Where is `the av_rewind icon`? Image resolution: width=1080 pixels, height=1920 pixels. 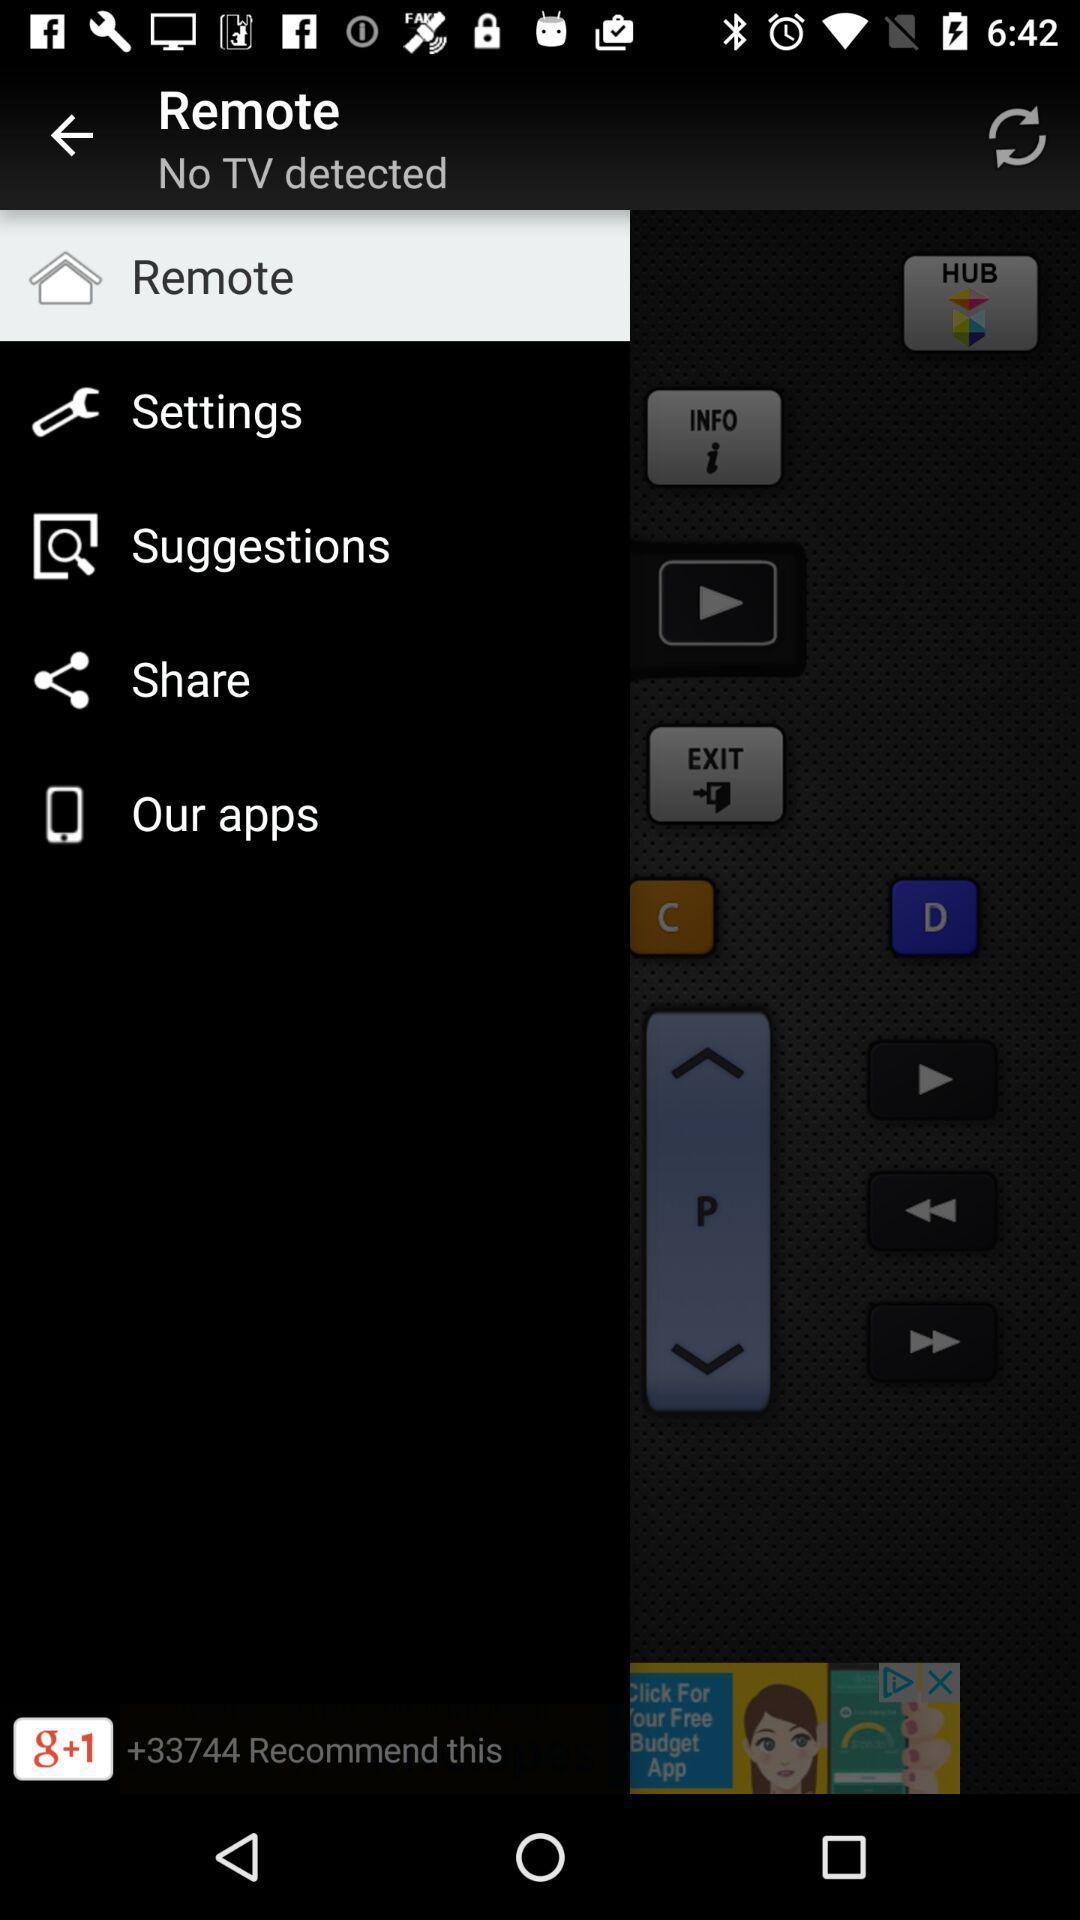 the av_rewind icon is located at coordinates (933, 1210).